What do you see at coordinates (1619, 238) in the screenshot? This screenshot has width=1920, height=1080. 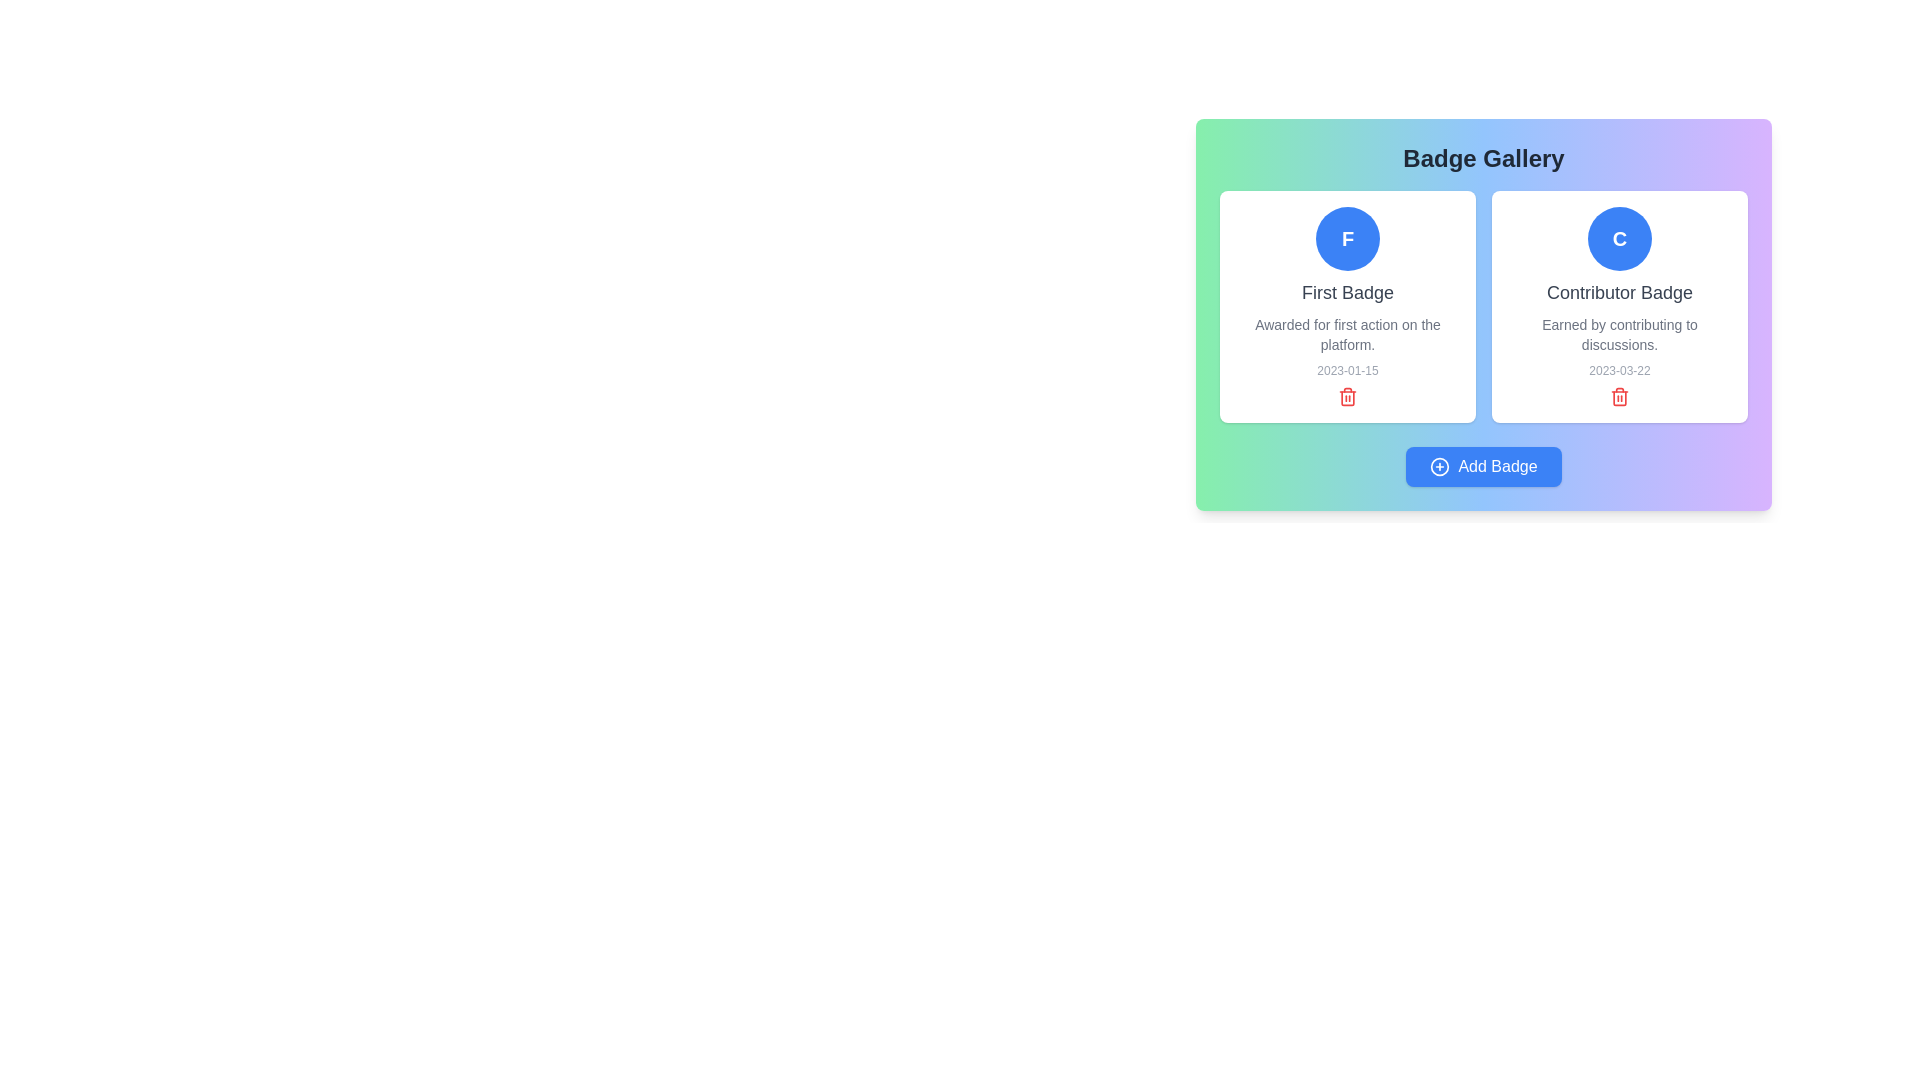 I see `the bold 'C' character in the white color, which is centrally placed within the blue circular background of the 'Contributor Badge' card` at bounding box center [1619, 238].